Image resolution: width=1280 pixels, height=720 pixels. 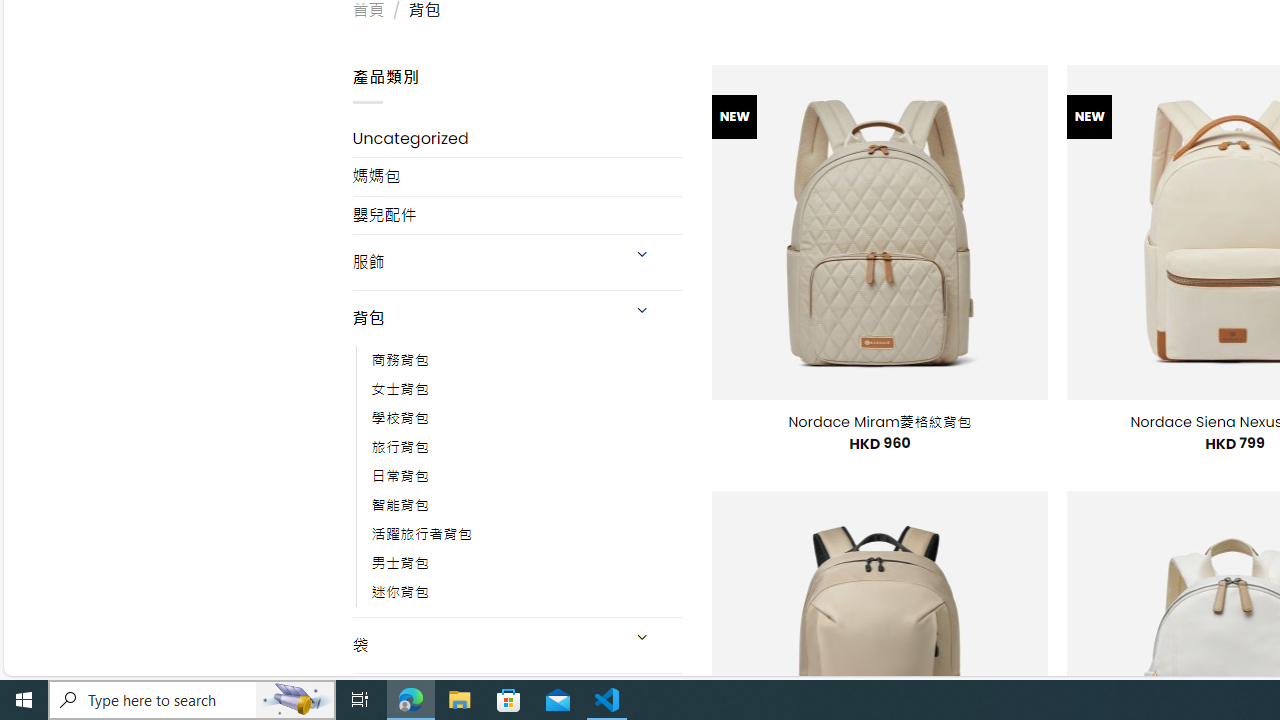 What do you see at coordinates (517, 137) in the screenshot?
I see `'Uncategorized'` at bounding box center [517, 137].